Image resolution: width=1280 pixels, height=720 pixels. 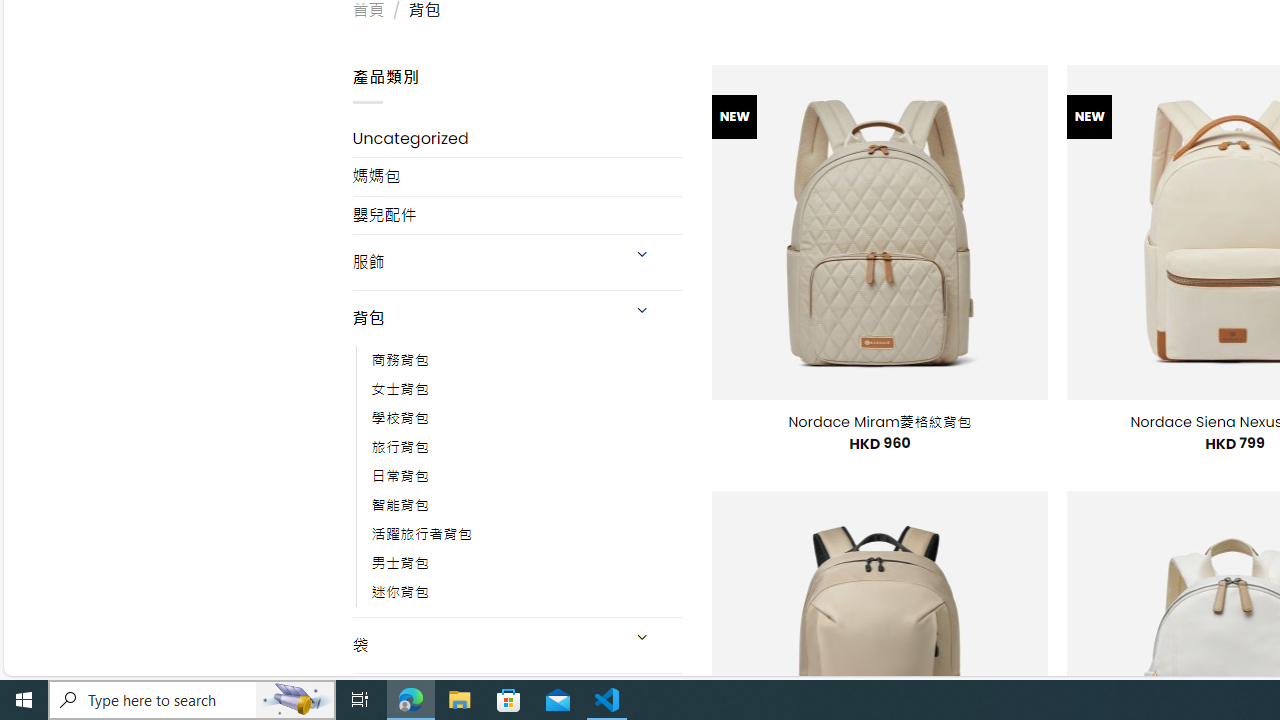 What do you see at coordinates (517, 137) in the screenshot?
I see `'Uncategorized'` at bounding box center [517, 137].